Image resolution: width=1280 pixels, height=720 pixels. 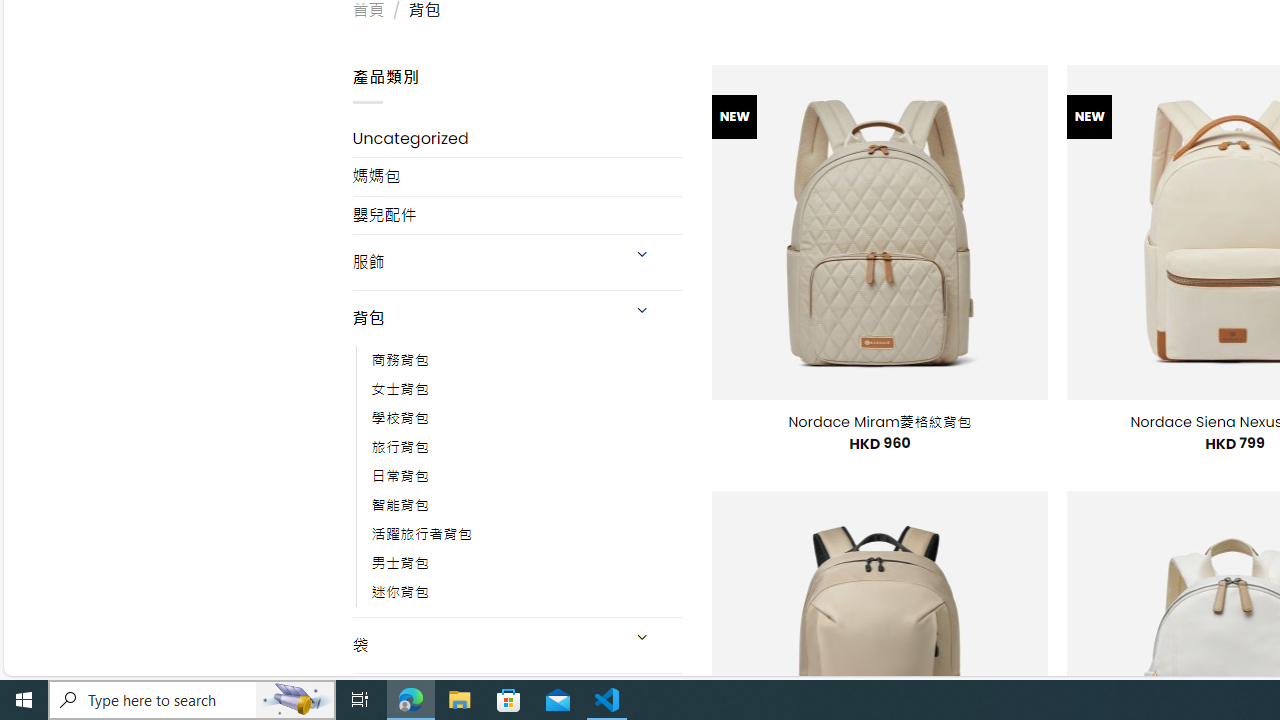 What do you see at coordinates (517, 137) in the screenshot?
I see `'Uncategorized'` at bounding box center [517, 137].